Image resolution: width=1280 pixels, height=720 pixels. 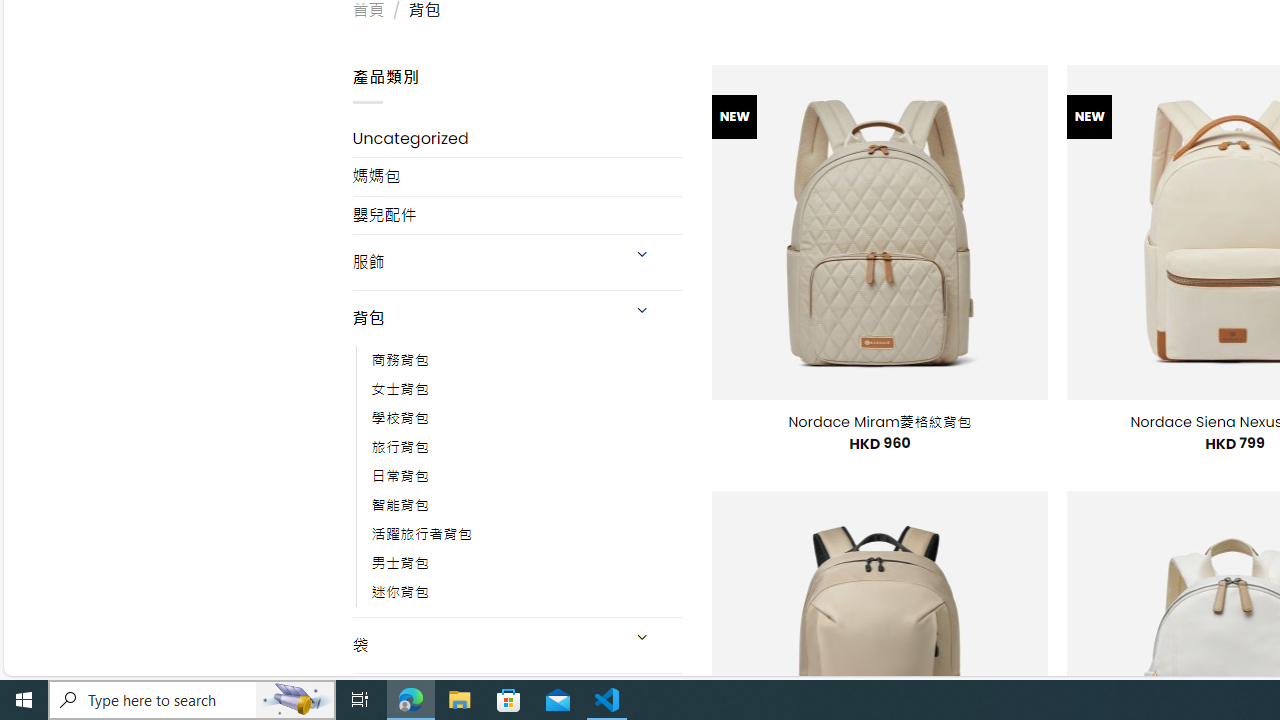 What do you see at coordinates (517, 137) in the screenshot?
I see `'Uncategorized'` at bounding box center [517, 137].